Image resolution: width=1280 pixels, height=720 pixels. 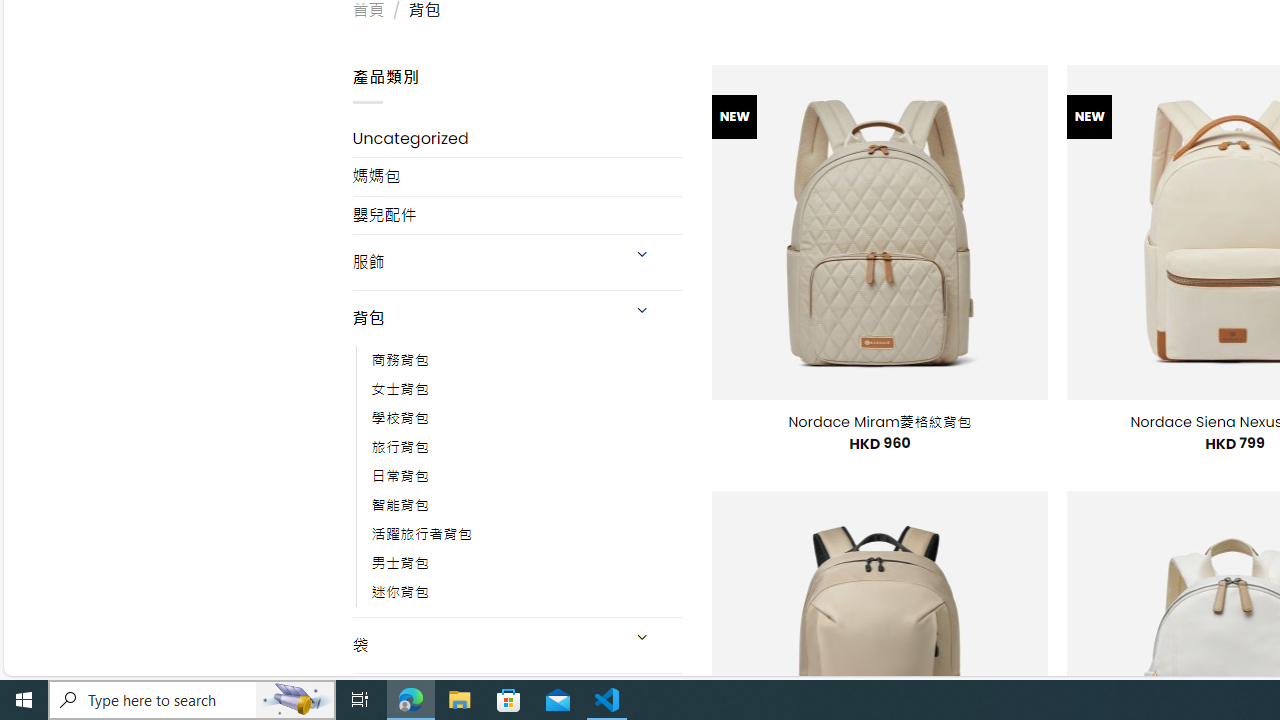 What do you see at coordinates (517, 137) in the screenshot?
I see `'Uncategorized'` at bounding box center [517, 137].